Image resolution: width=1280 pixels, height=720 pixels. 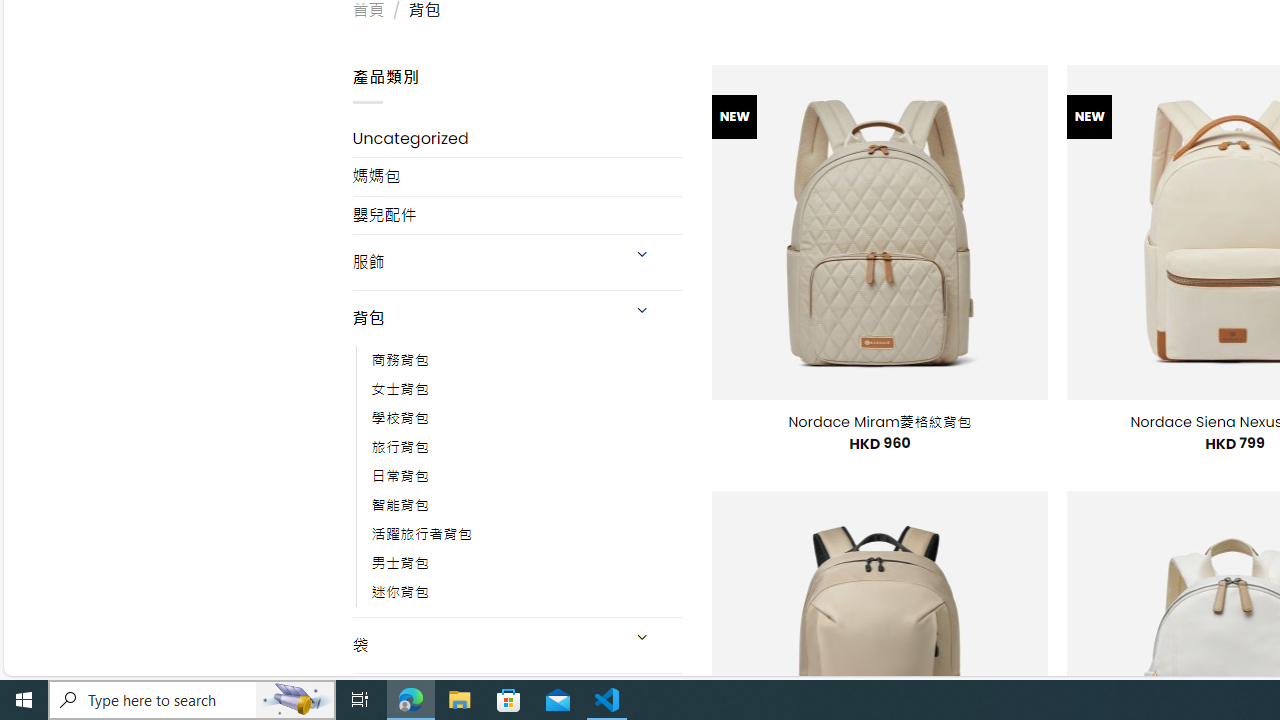 What do you see at coordinates (517, 137) in the screenshot?
I see `'Uncategorized'` at bounding box center [517, 137].